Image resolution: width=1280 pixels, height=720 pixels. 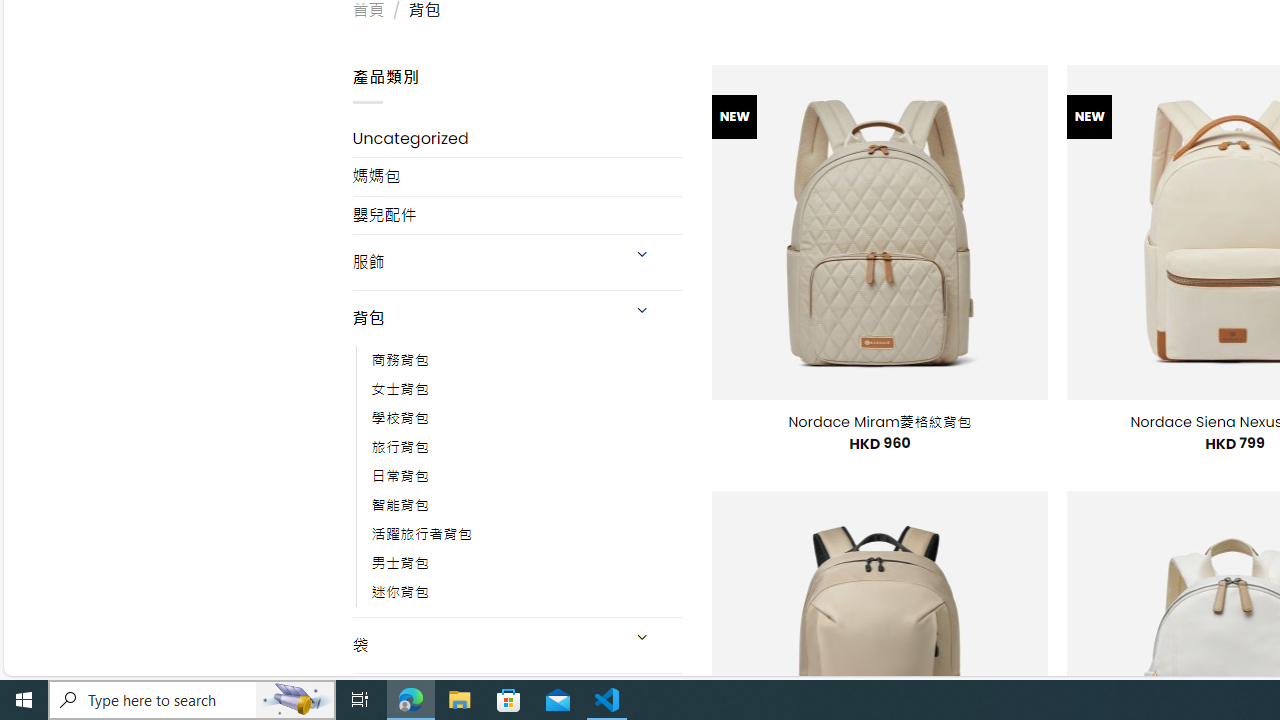 What do you see at coordinates (517, 137) in the screenshot?
I see `'Uncategorized'` at bounding box center [517, 137].